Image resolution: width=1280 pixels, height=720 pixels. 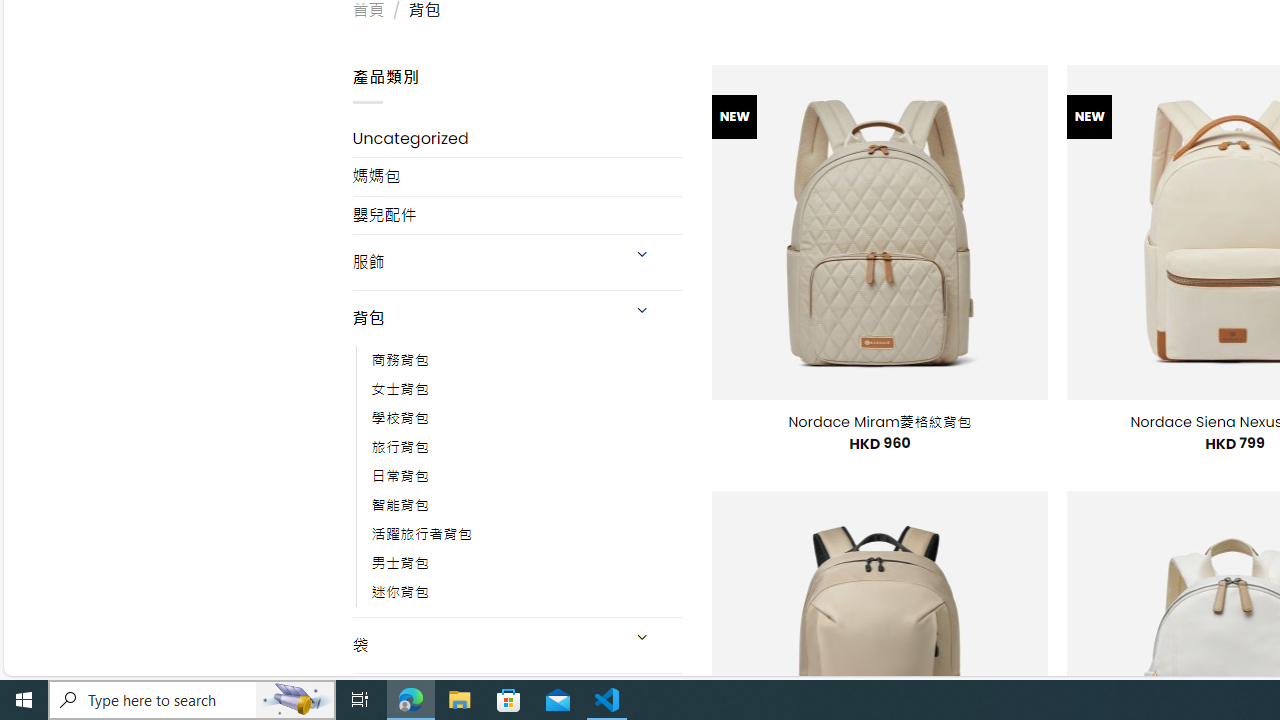 What do you see at coordinates (517, 137) in the screenshot?
I see `'Uncategorized'` at bounding box center [517, 137].